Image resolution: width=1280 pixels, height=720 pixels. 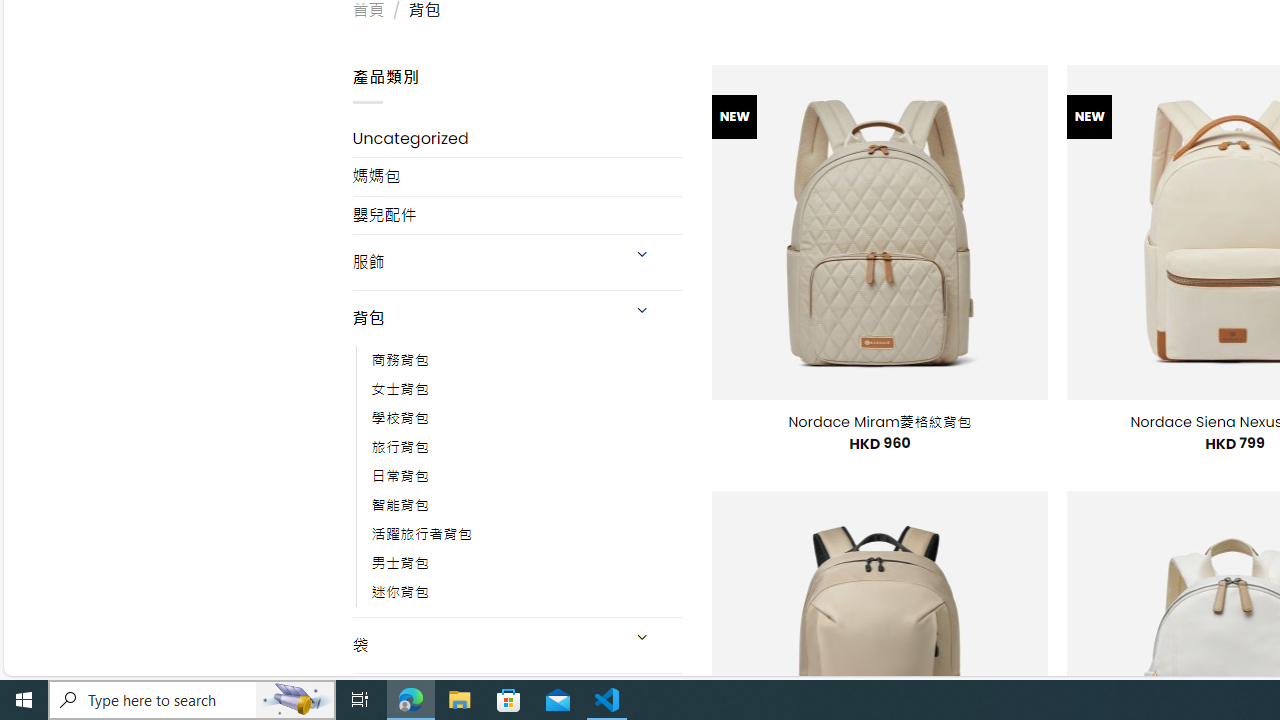 What do you see at coordinates (517, 137) in the screenshot?
I see `'Uncategorized'` at bounding box center [517, 137].